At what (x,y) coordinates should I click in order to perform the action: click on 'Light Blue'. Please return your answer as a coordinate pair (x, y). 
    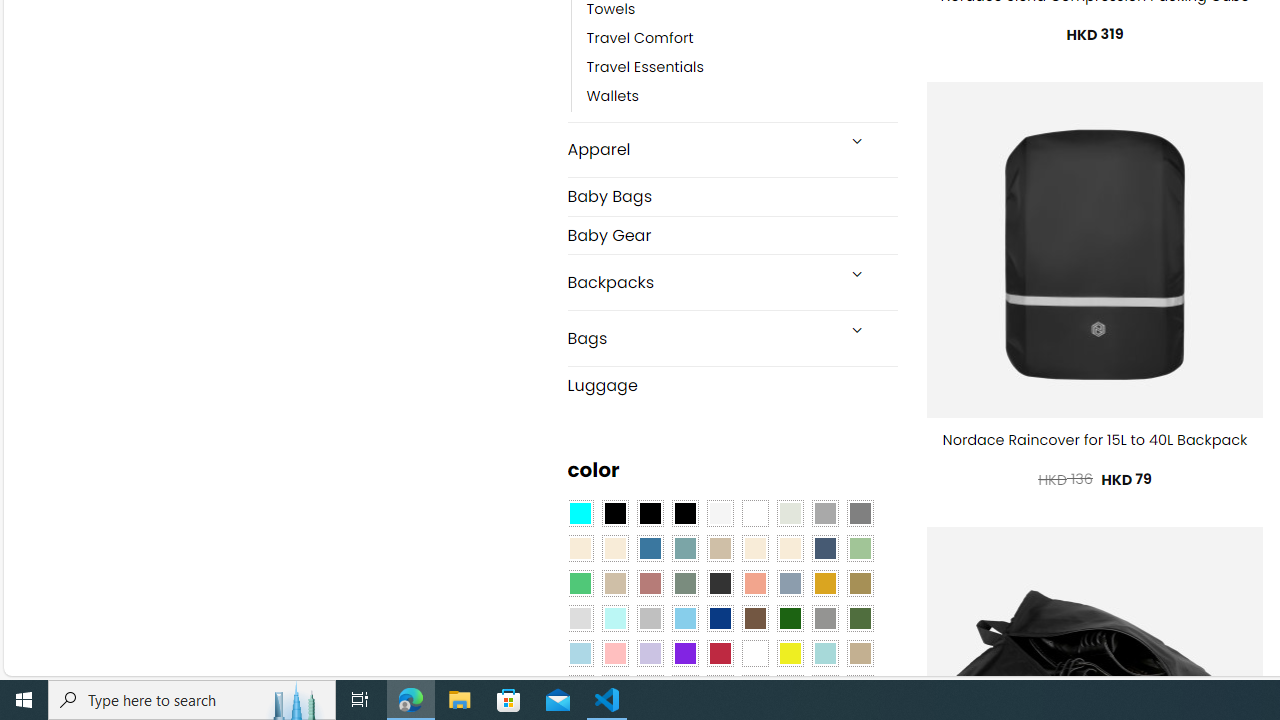
    Looking at the image, I should click on (578, 653).